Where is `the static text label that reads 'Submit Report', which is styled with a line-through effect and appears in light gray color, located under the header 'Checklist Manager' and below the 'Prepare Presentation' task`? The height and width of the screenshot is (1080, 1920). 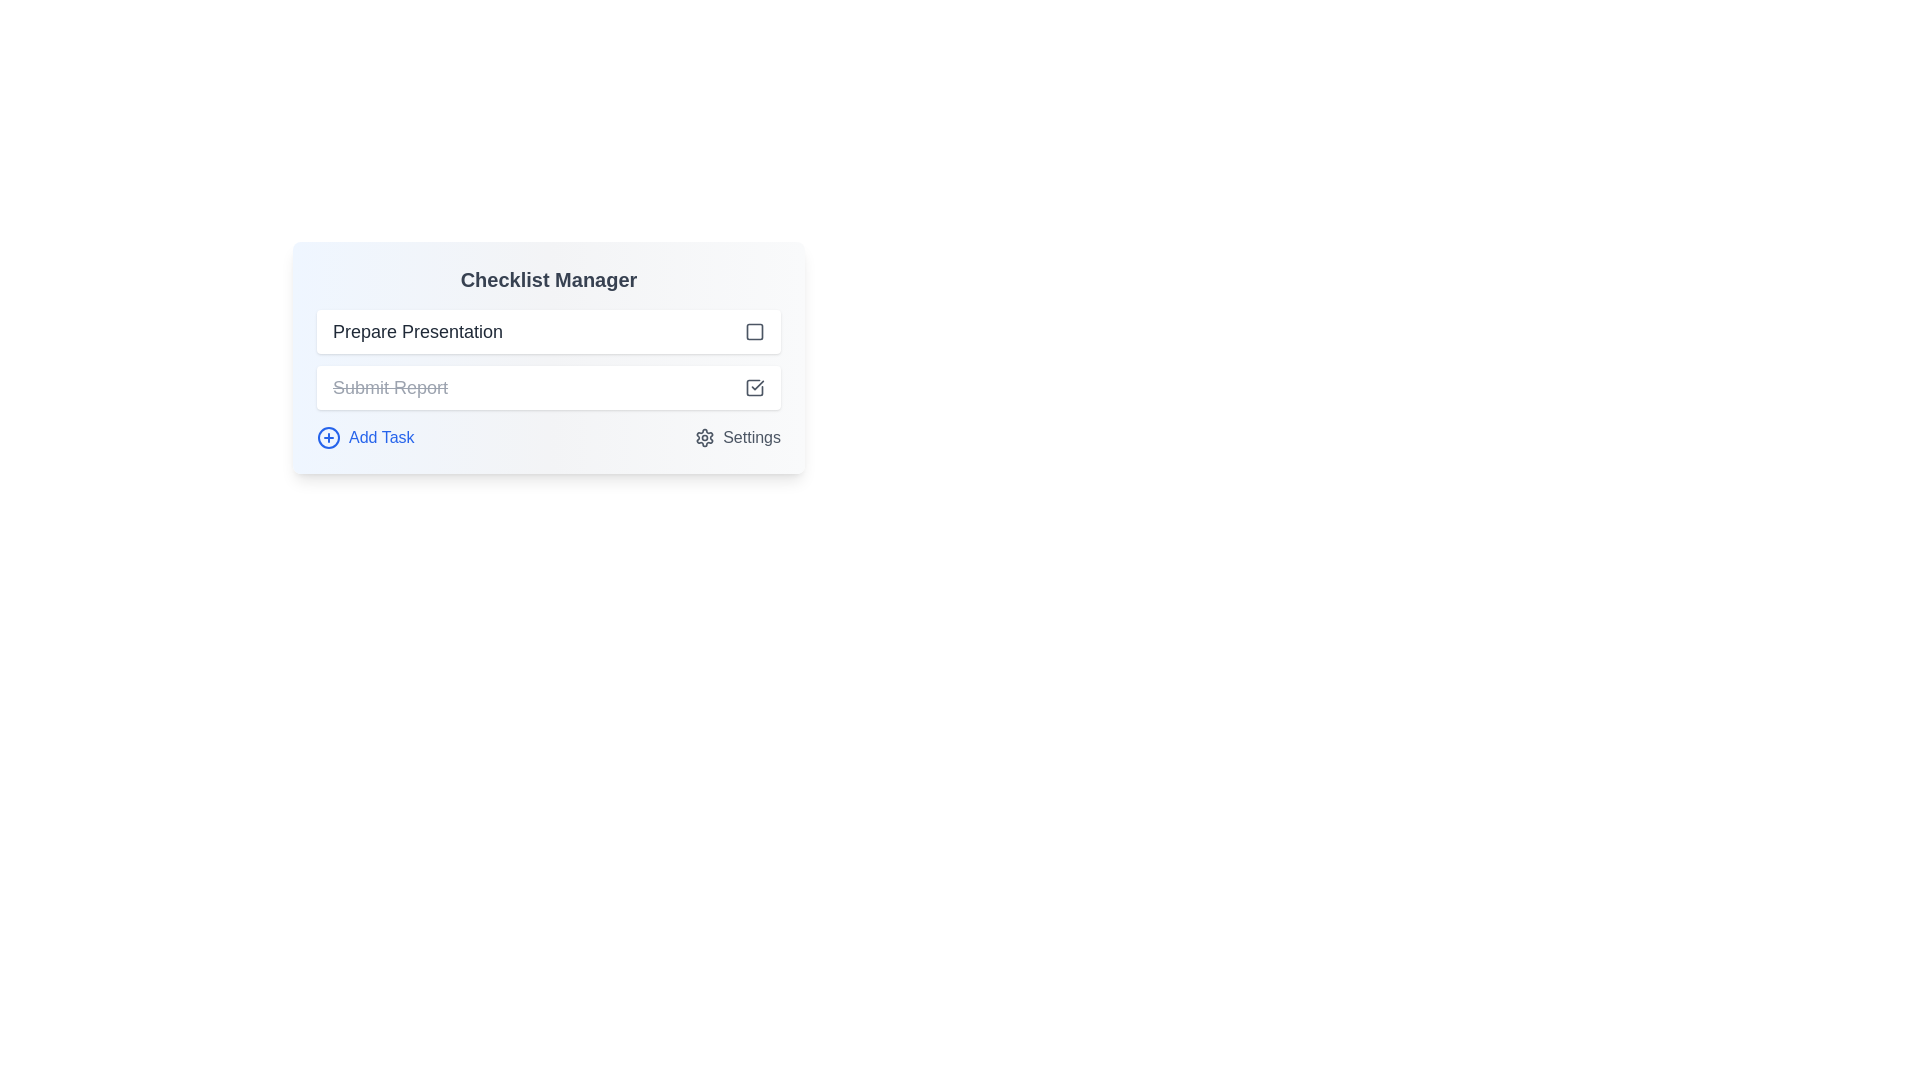 the static text label that reads 'Submit Report', which is styled with a line-through effect and appears in light gray color, located under the header 'Checklist Manager' and below the 'Prepare Presentation' task is located at coordinates (390, 388).